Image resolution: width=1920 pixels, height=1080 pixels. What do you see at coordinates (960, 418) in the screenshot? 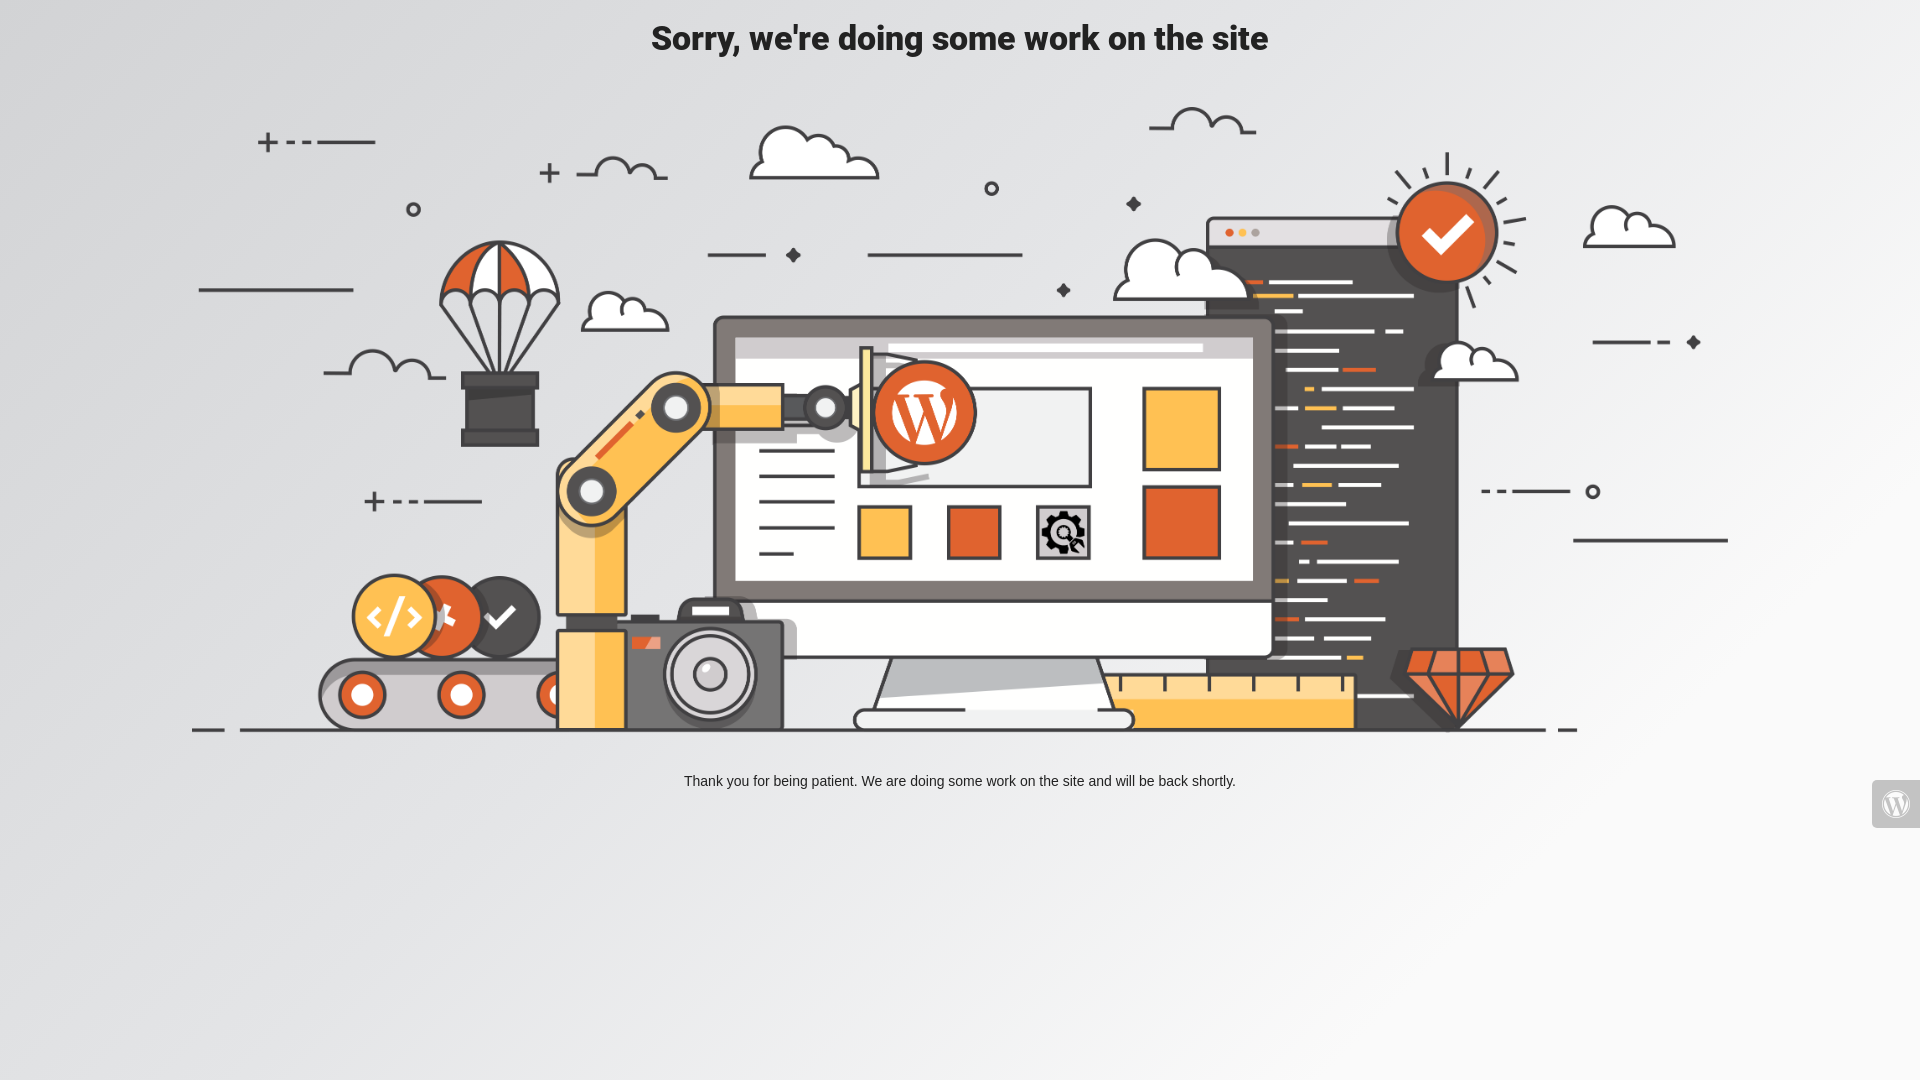
I see `'Construction work in progress'` at bounding box center [960, 418].